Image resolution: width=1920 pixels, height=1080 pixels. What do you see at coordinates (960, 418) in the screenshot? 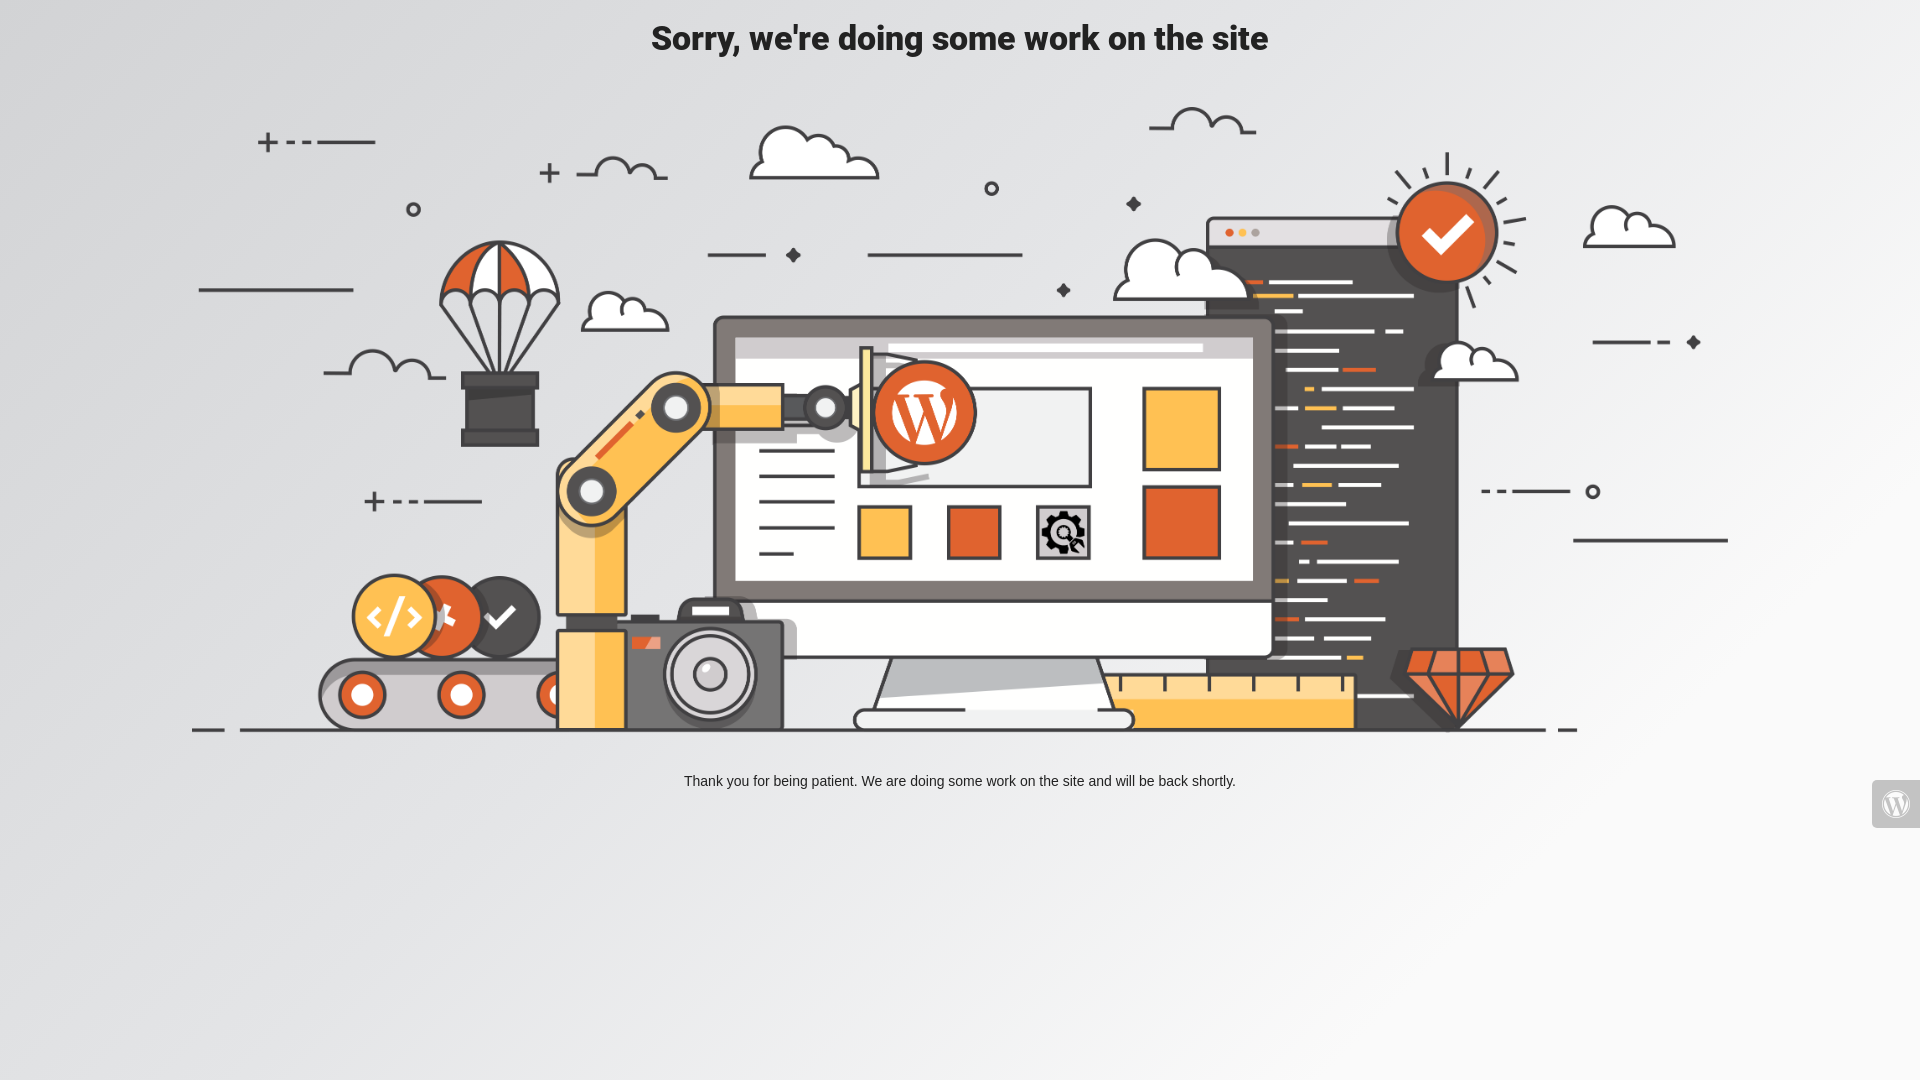
I see `'Construction work in progress'` at bounding box center [960, 418].